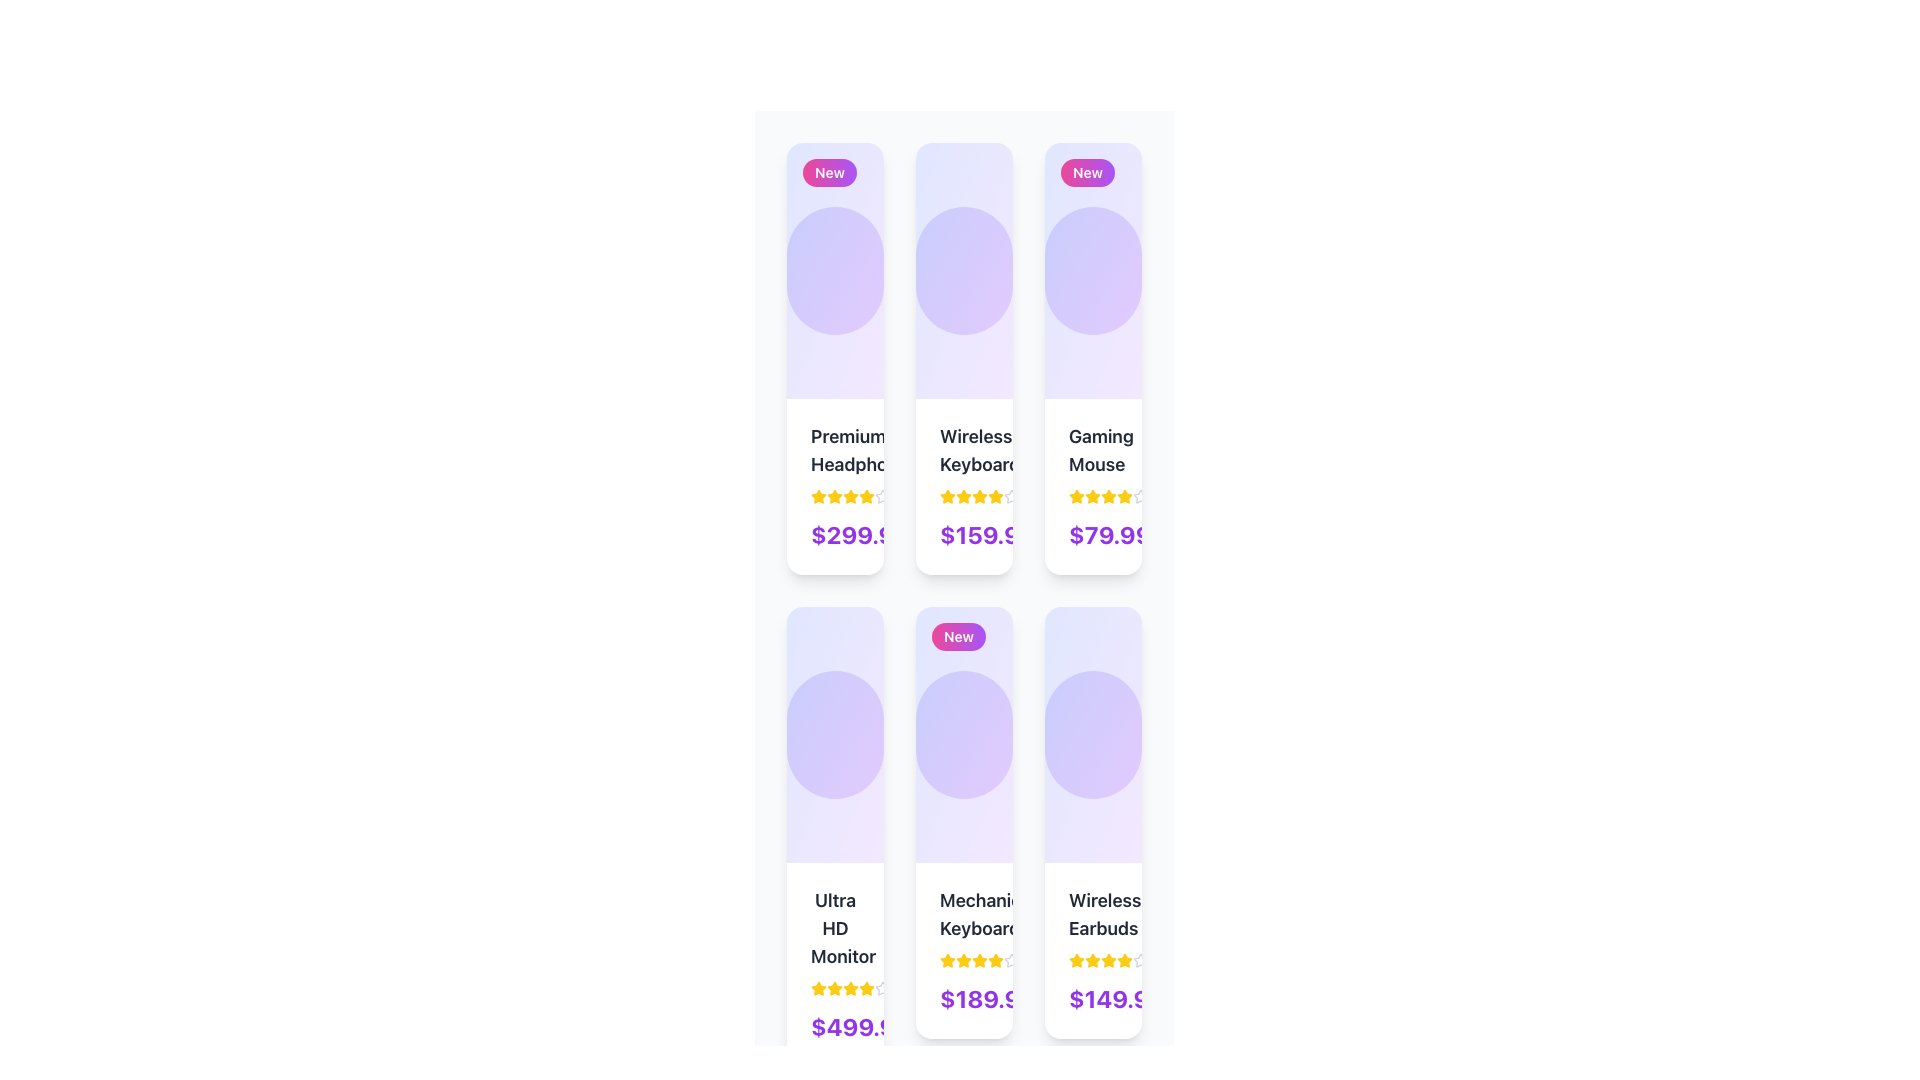  Describe the element at coordinates (830, 172) in the screenshot. I see `the badge labeled 'New' with a gradient background at the top-left corner of the 'Premium Headphone' product card` at that location.